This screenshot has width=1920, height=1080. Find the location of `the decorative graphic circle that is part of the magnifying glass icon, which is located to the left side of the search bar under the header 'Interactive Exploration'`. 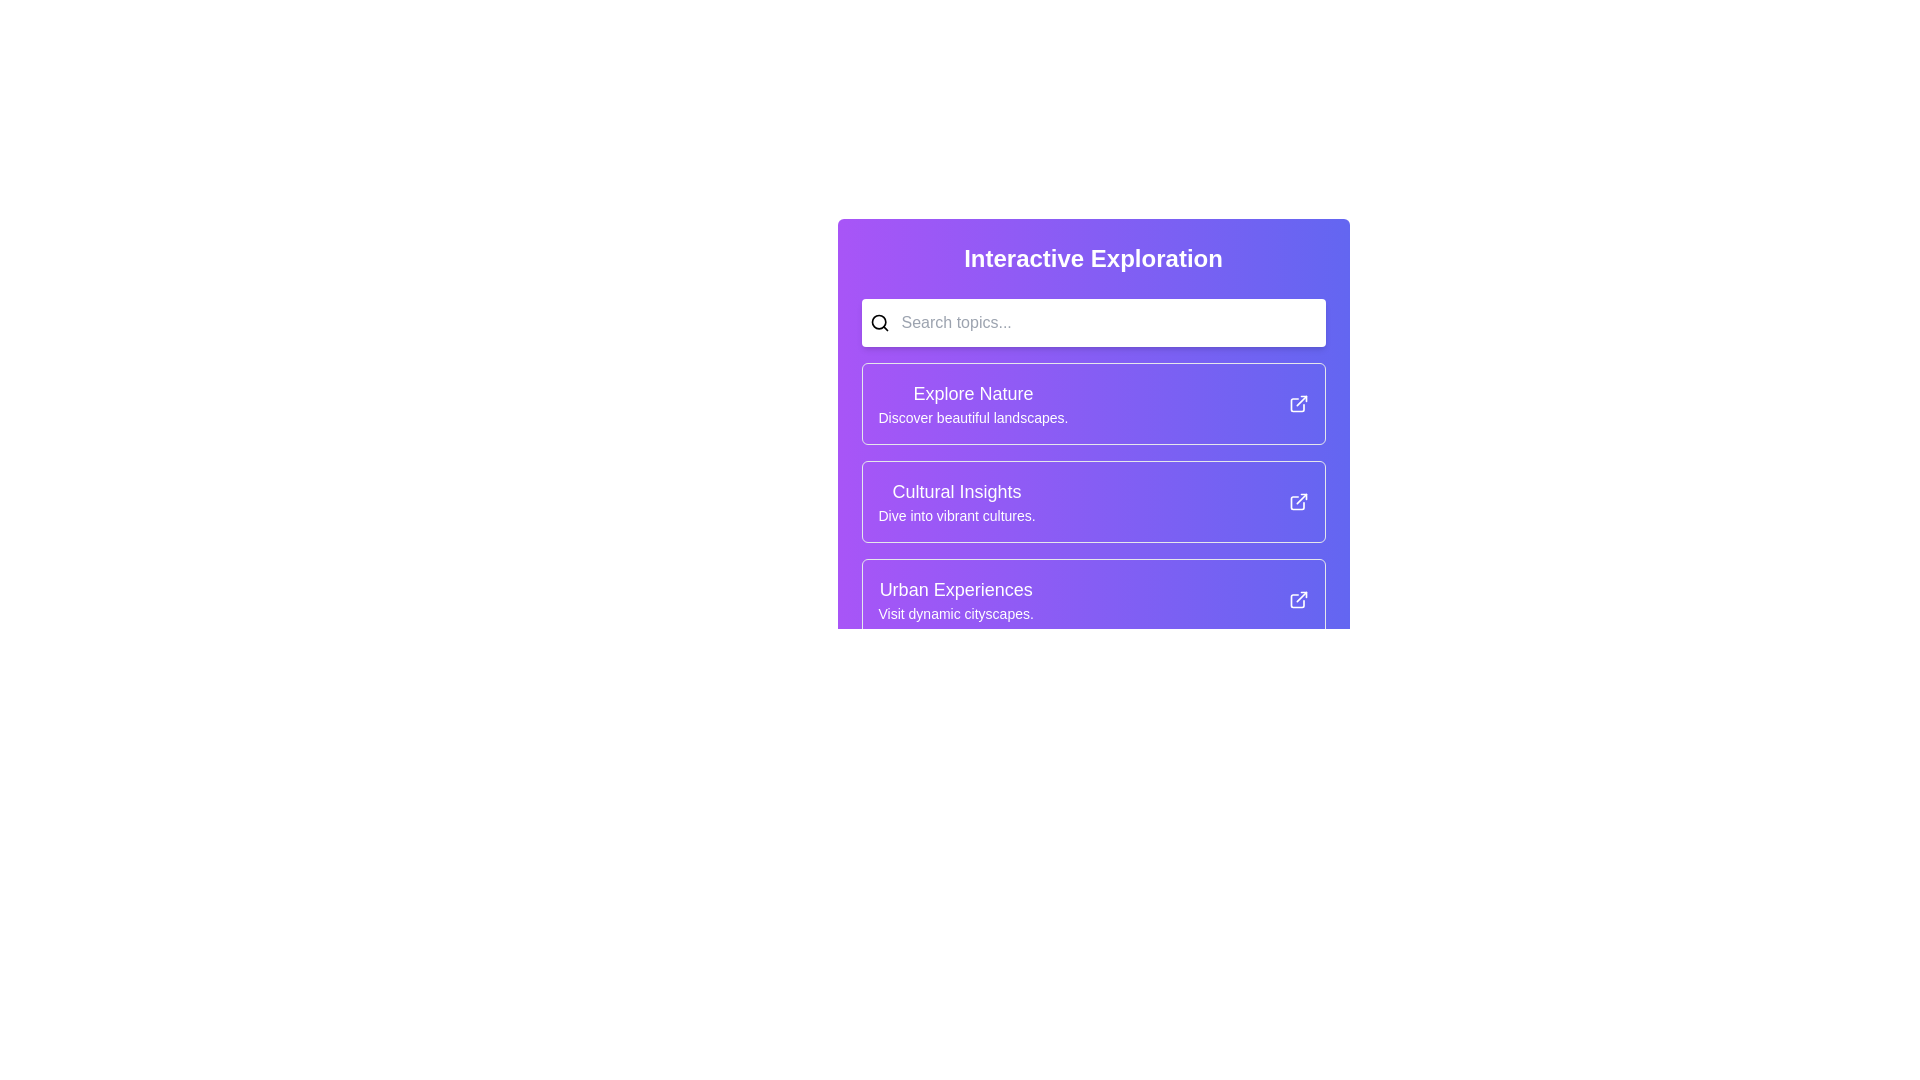

the decorative graphic circle that is part of the magnifying glass icon, which is located to the left side of the search bar under the header 'Interactive Exploration' is located at coordinates (878, 321).